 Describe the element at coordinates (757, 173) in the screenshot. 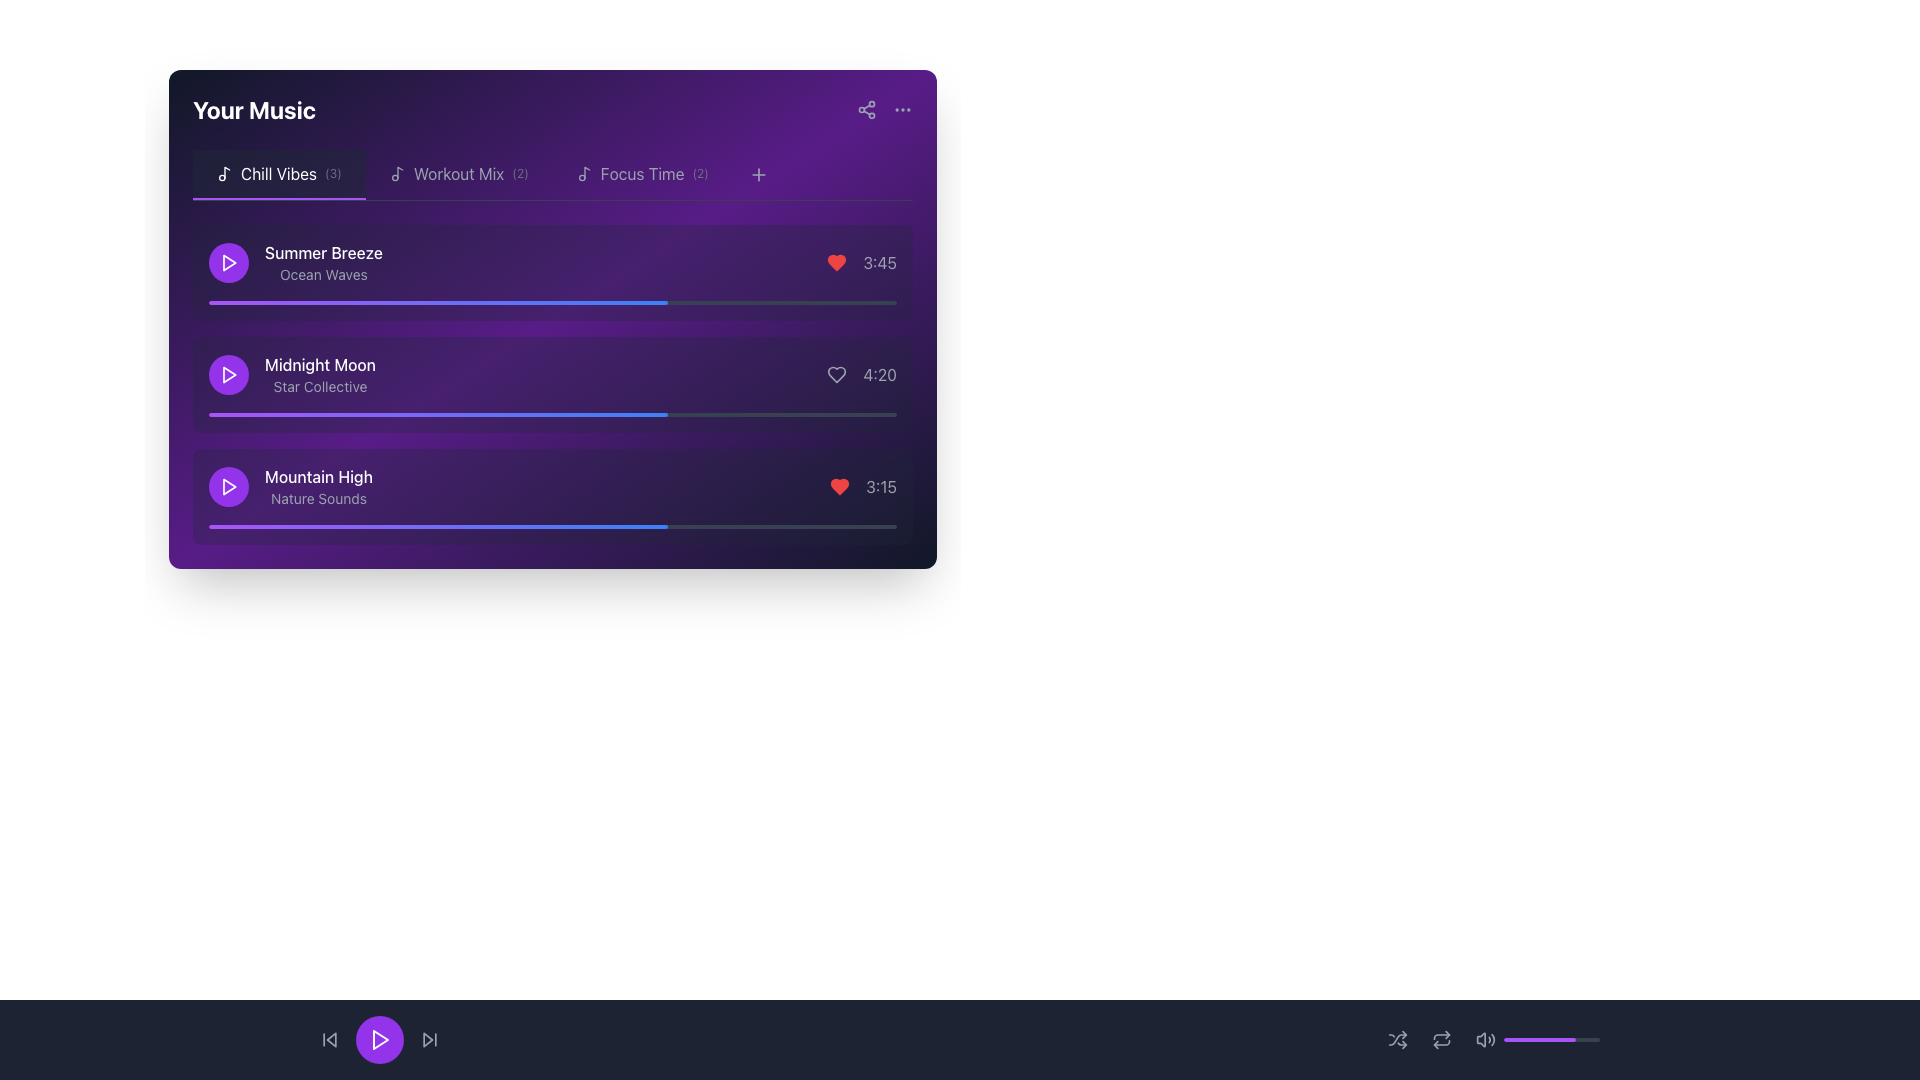

I see `the Plus Icon in the top-right corner of the 'Your Music' panel` at that location.